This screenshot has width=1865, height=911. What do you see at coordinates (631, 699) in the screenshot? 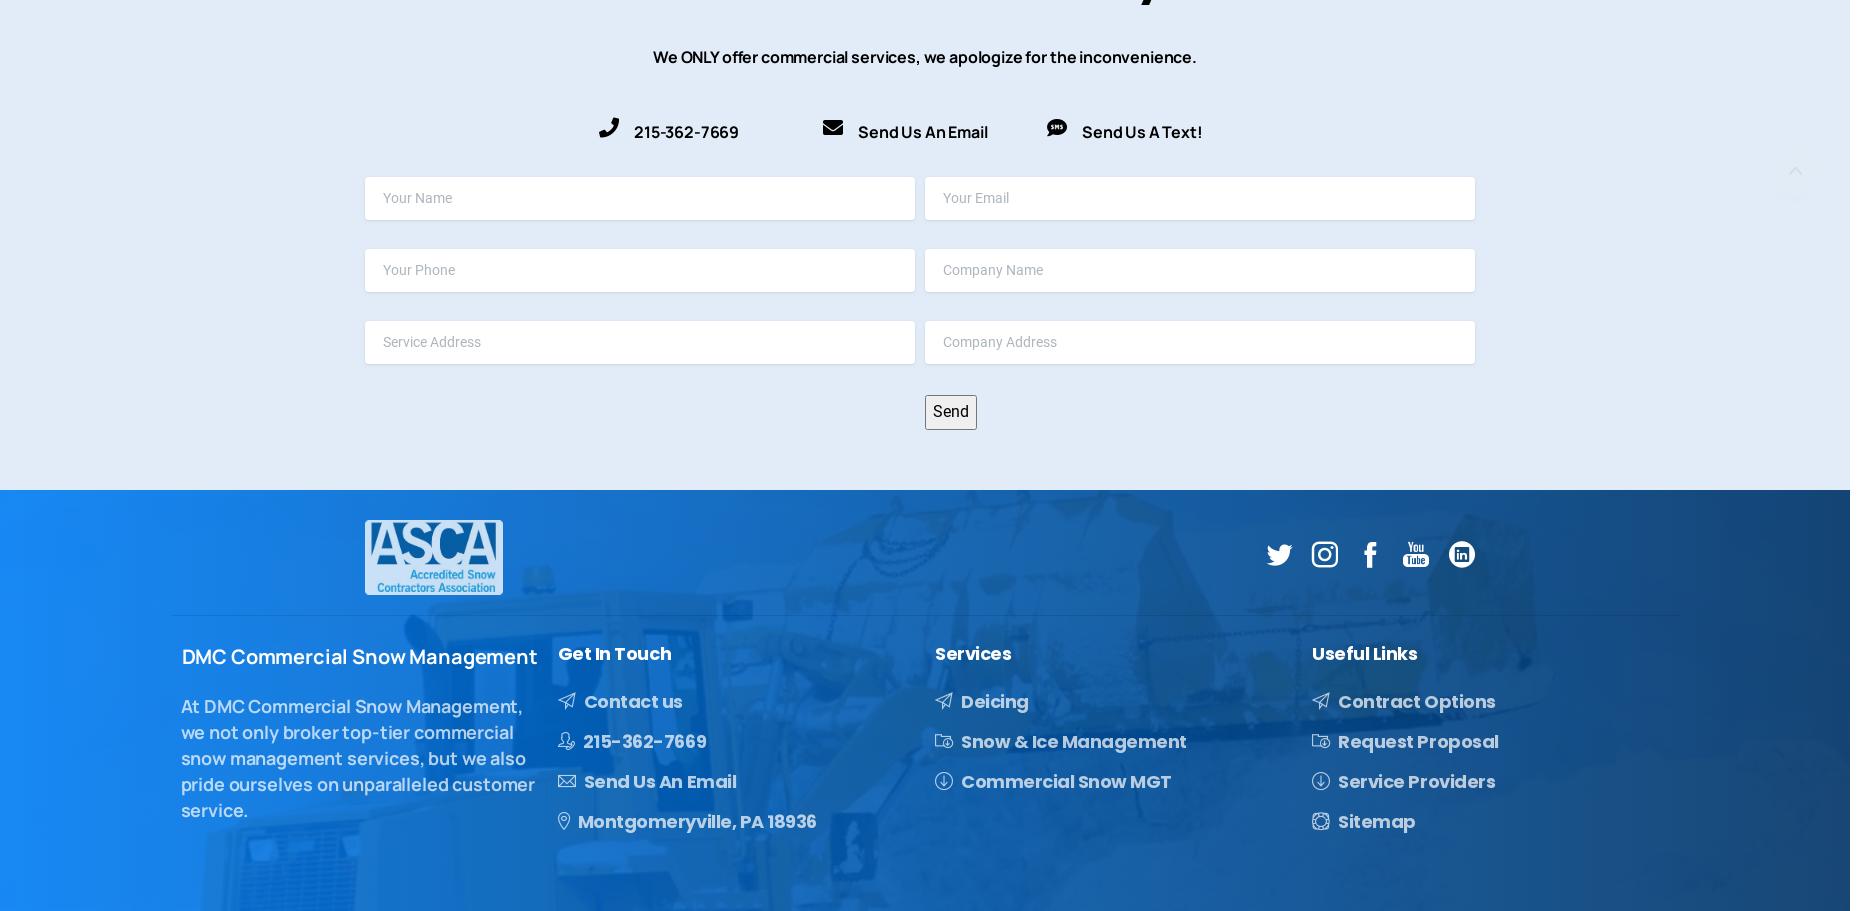
I see `'Contact us'` at bounding box center [631, 699].